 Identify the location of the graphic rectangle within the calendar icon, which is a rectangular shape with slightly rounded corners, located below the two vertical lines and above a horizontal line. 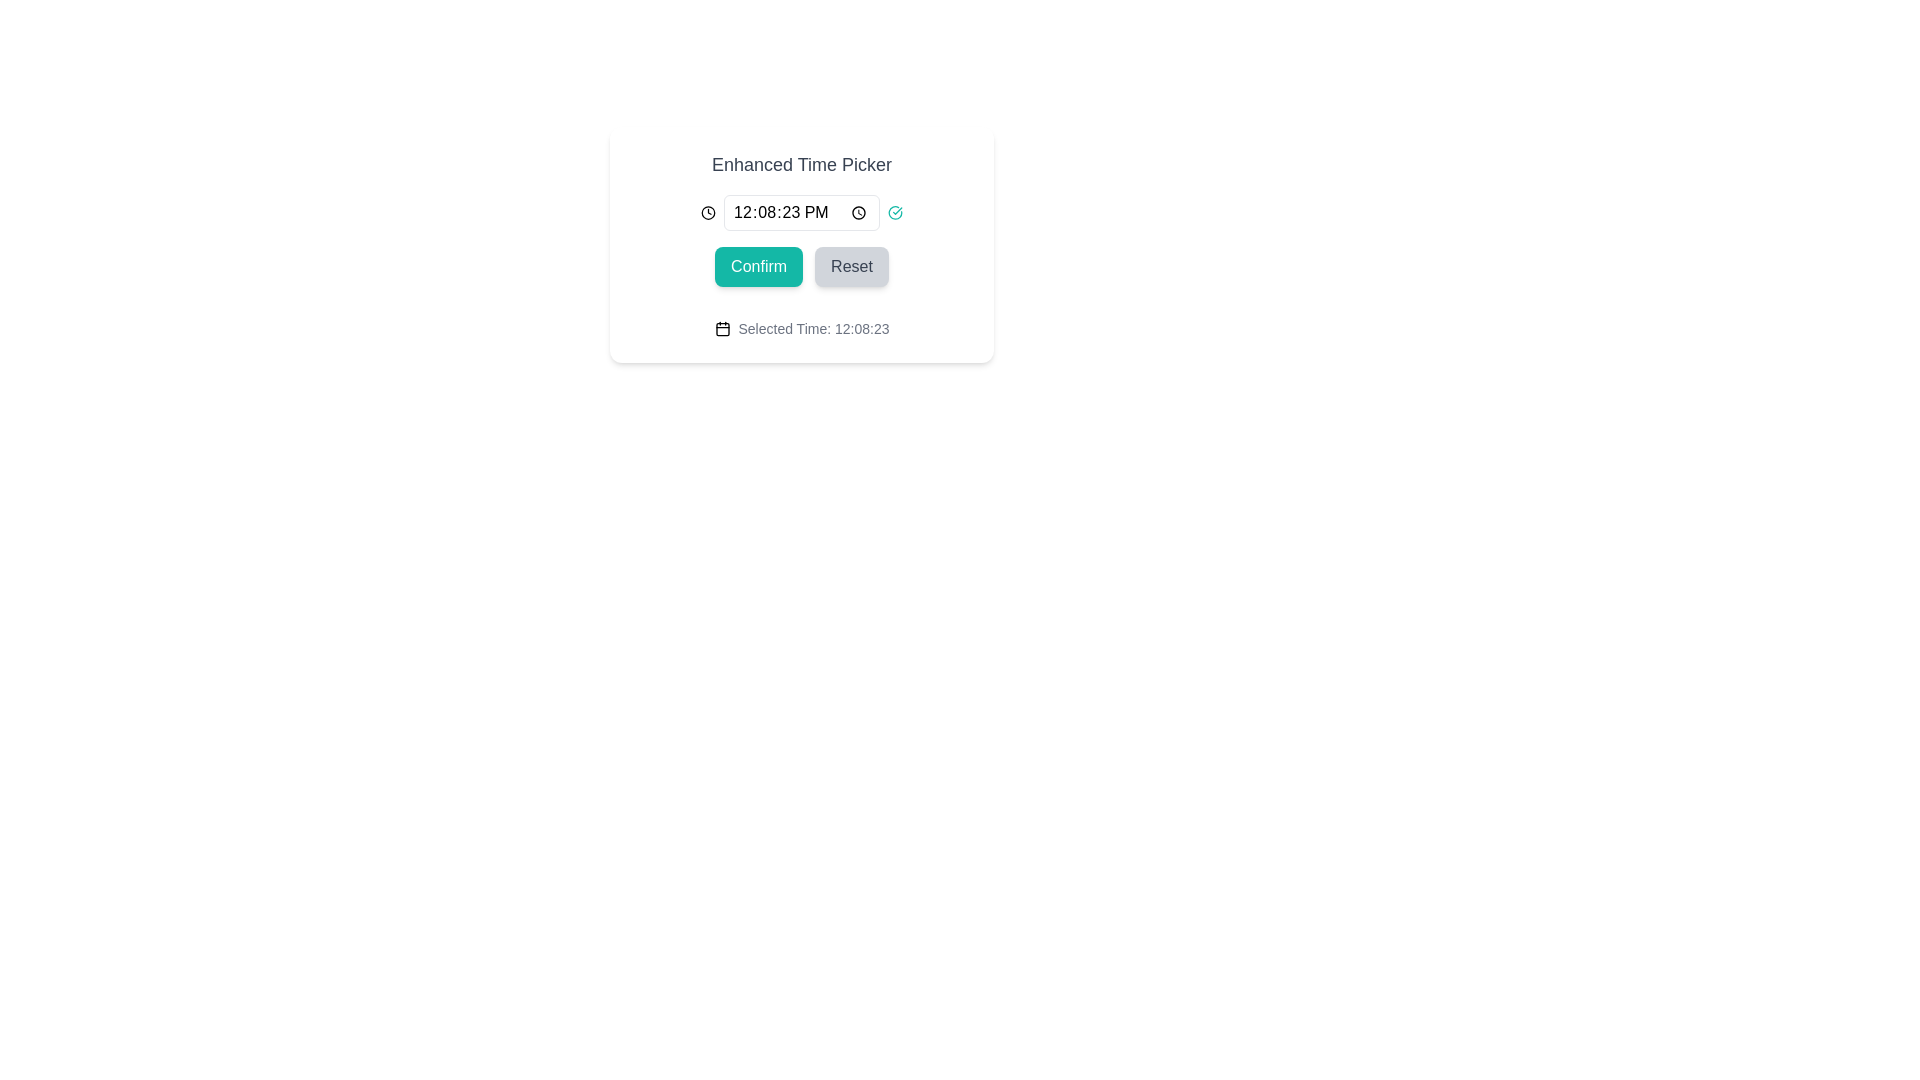
(721, 328).